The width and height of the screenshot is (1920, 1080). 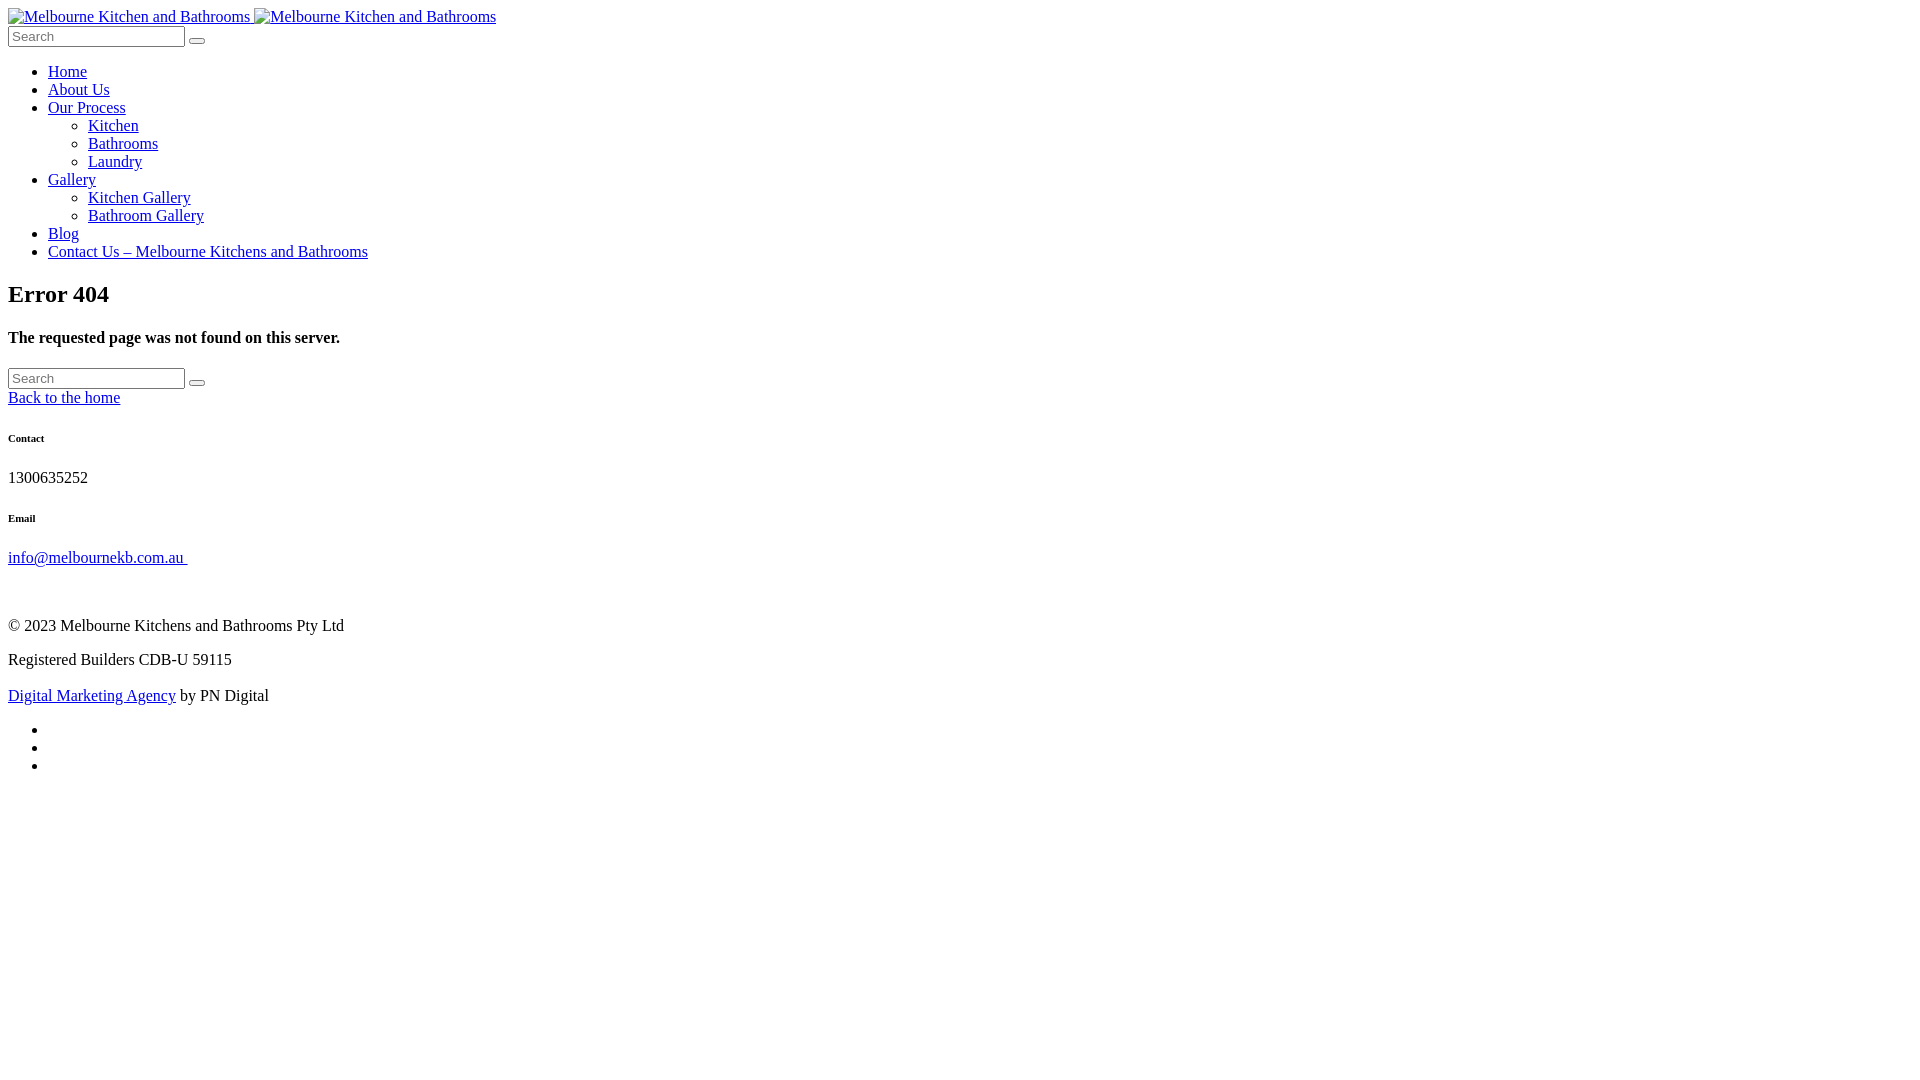 What do you see at coordinates (114, 160) in the screenshot?
I see `'Laundry'` at bounding box center [114, 160].